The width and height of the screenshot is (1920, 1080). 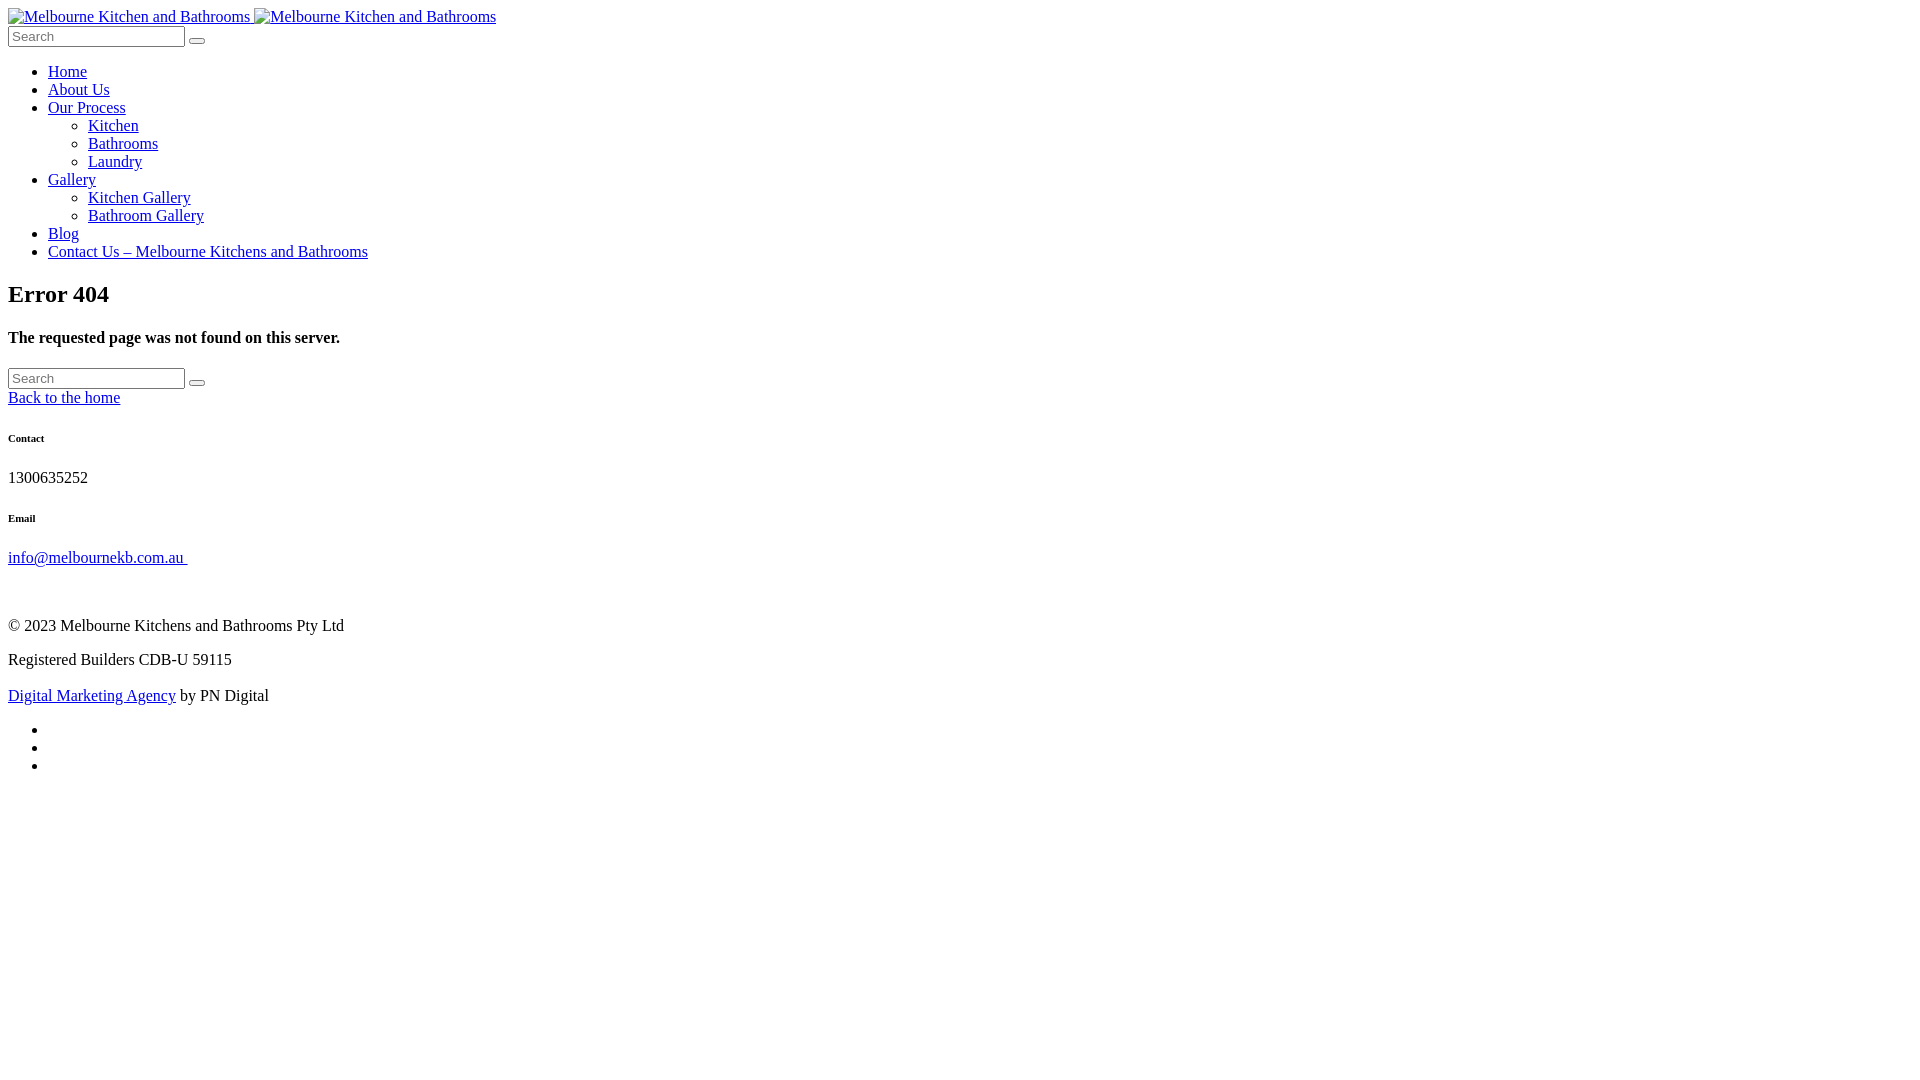 What do you see at coordinates (114, 160) in the screenshot?
I see `'Laundry'` at bounding box center [114, 160].